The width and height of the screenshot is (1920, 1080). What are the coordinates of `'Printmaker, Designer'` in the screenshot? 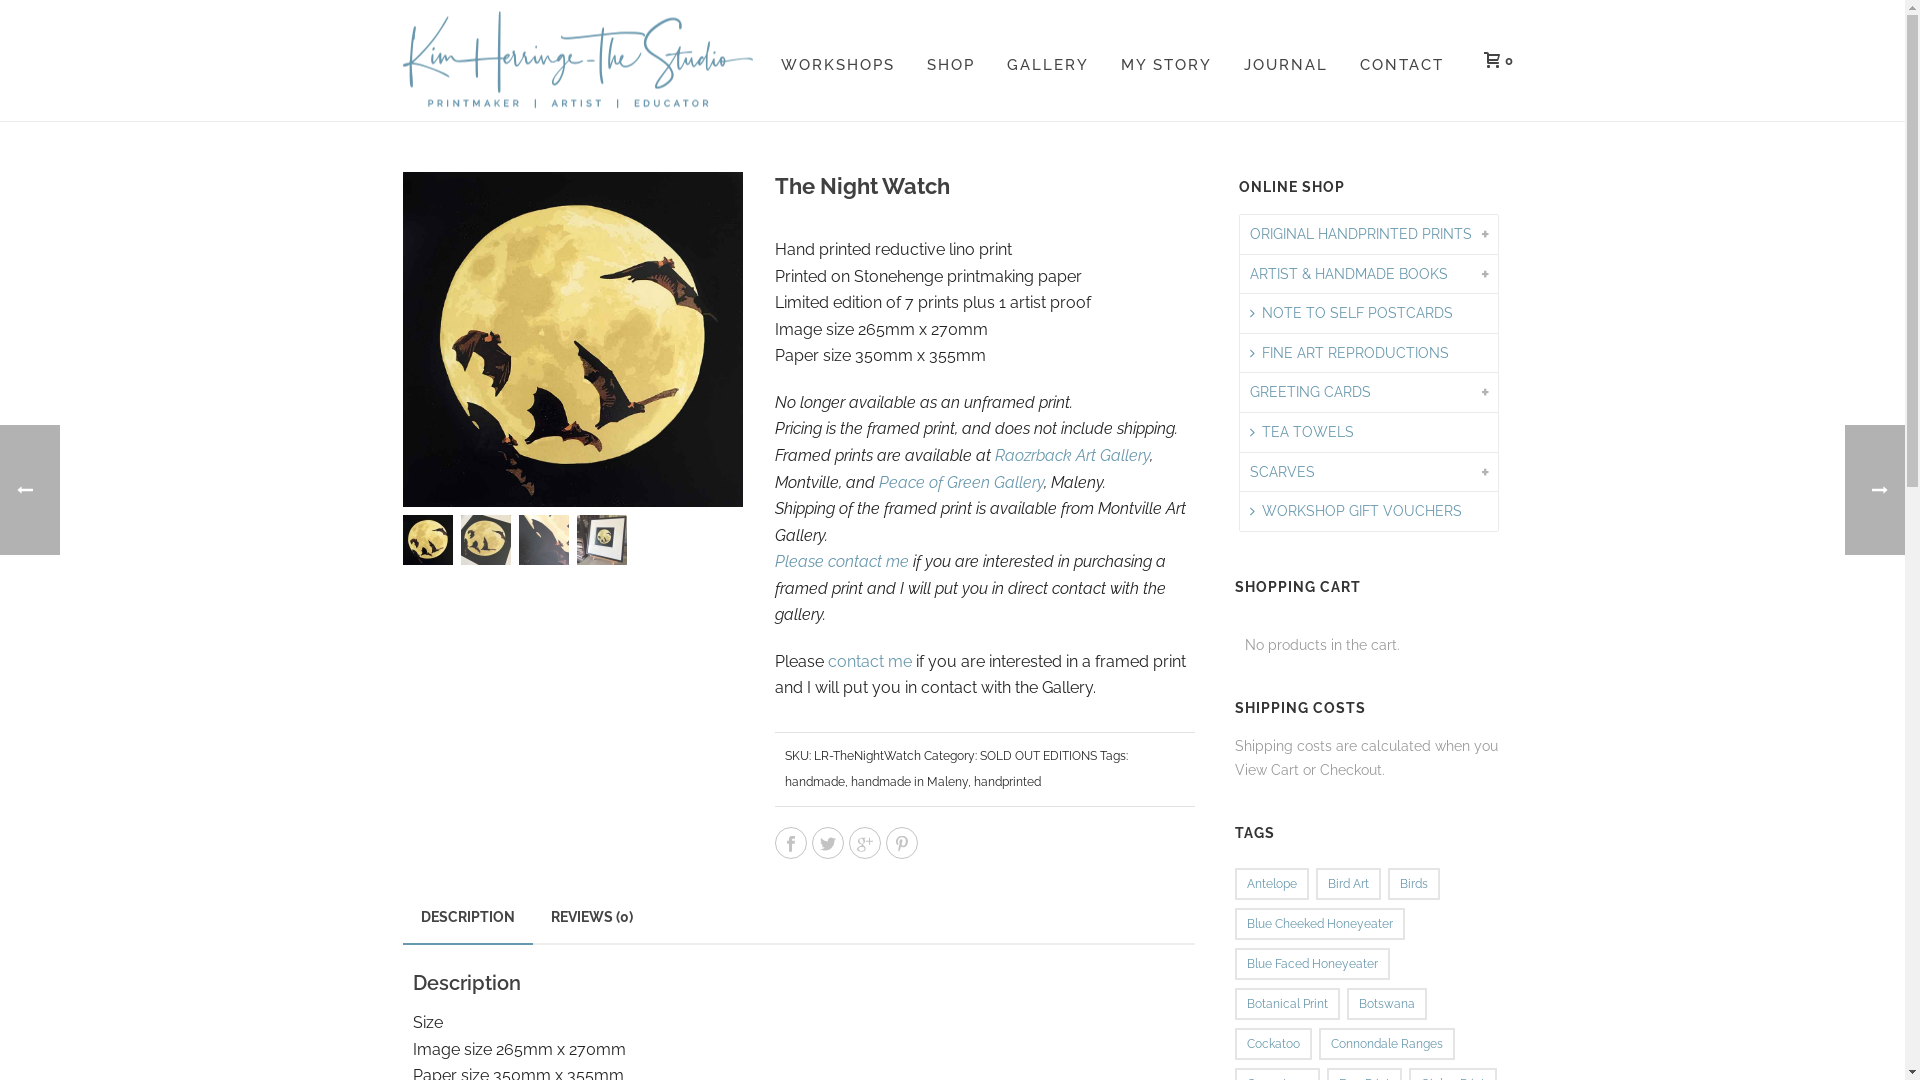 It's located at (575, 59).